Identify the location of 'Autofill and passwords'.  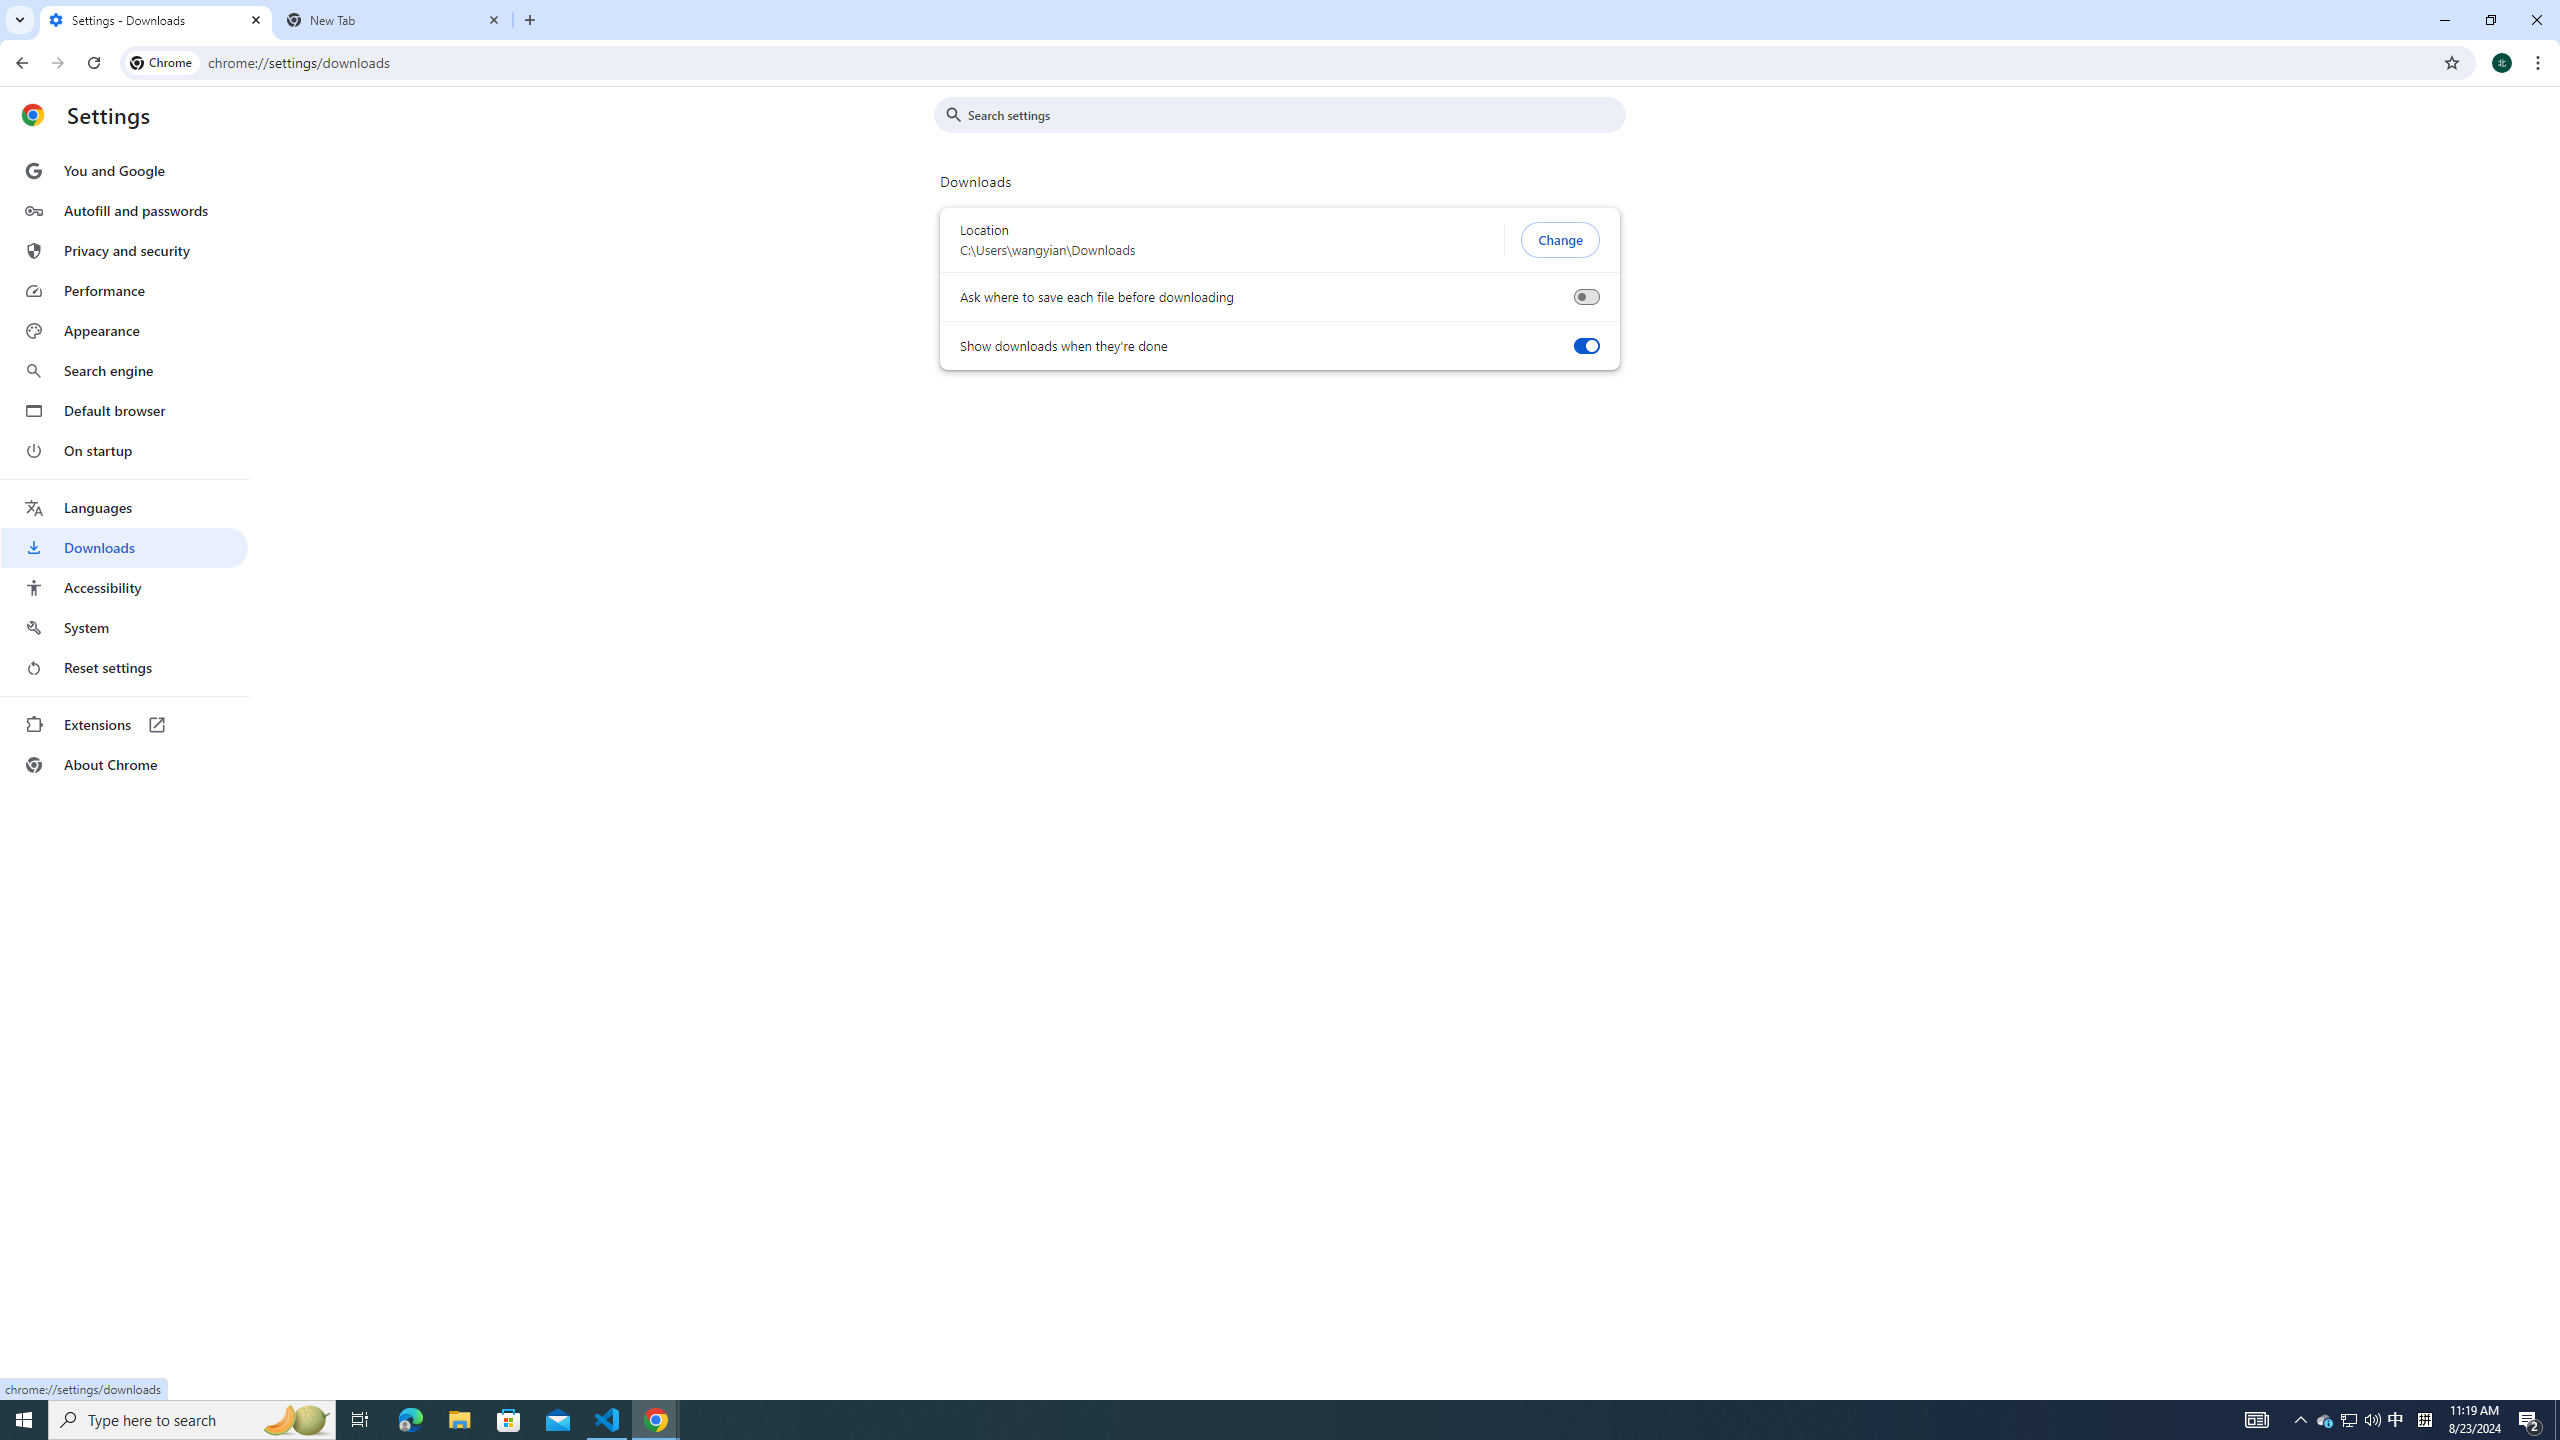
(123, 210).